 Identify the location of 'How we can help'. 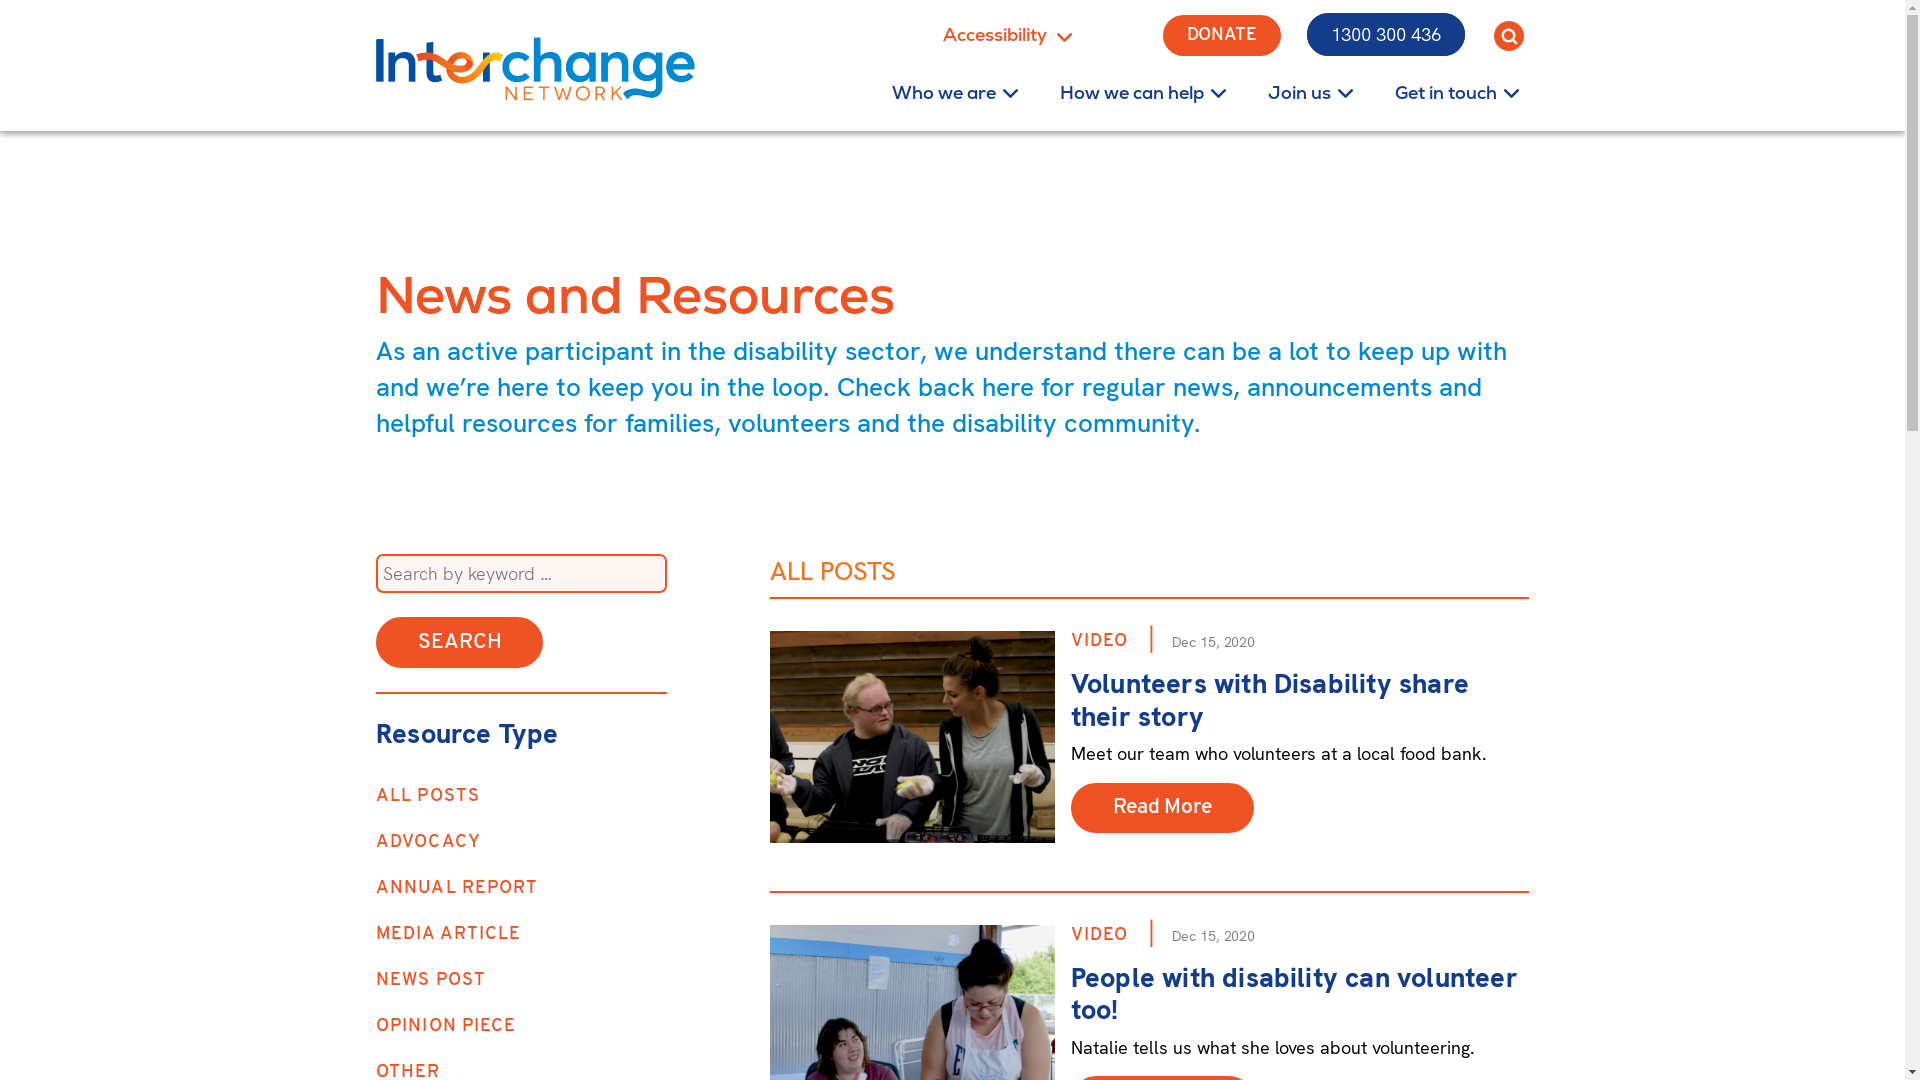
(1132, 92).